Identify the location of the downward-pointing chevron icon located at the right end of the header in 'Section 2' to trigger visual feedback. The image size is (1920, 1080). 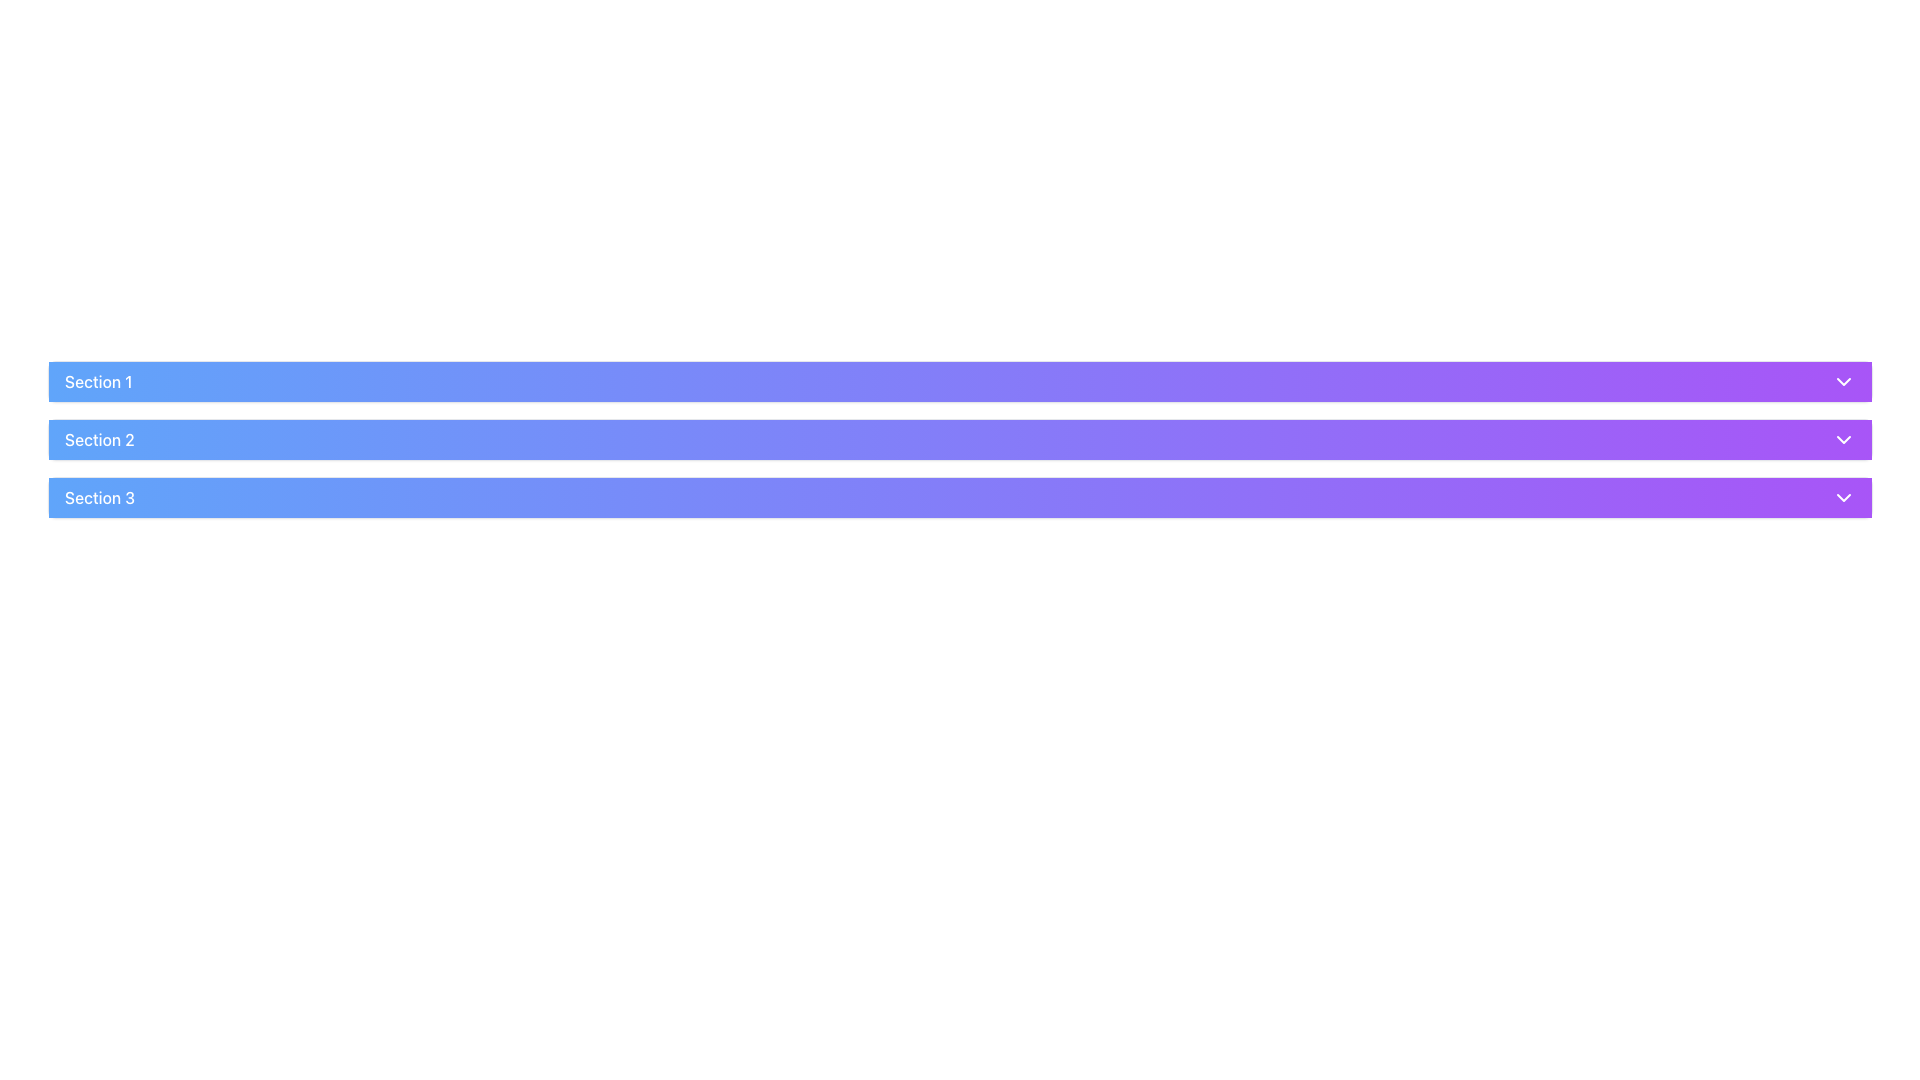
(1842, 438).